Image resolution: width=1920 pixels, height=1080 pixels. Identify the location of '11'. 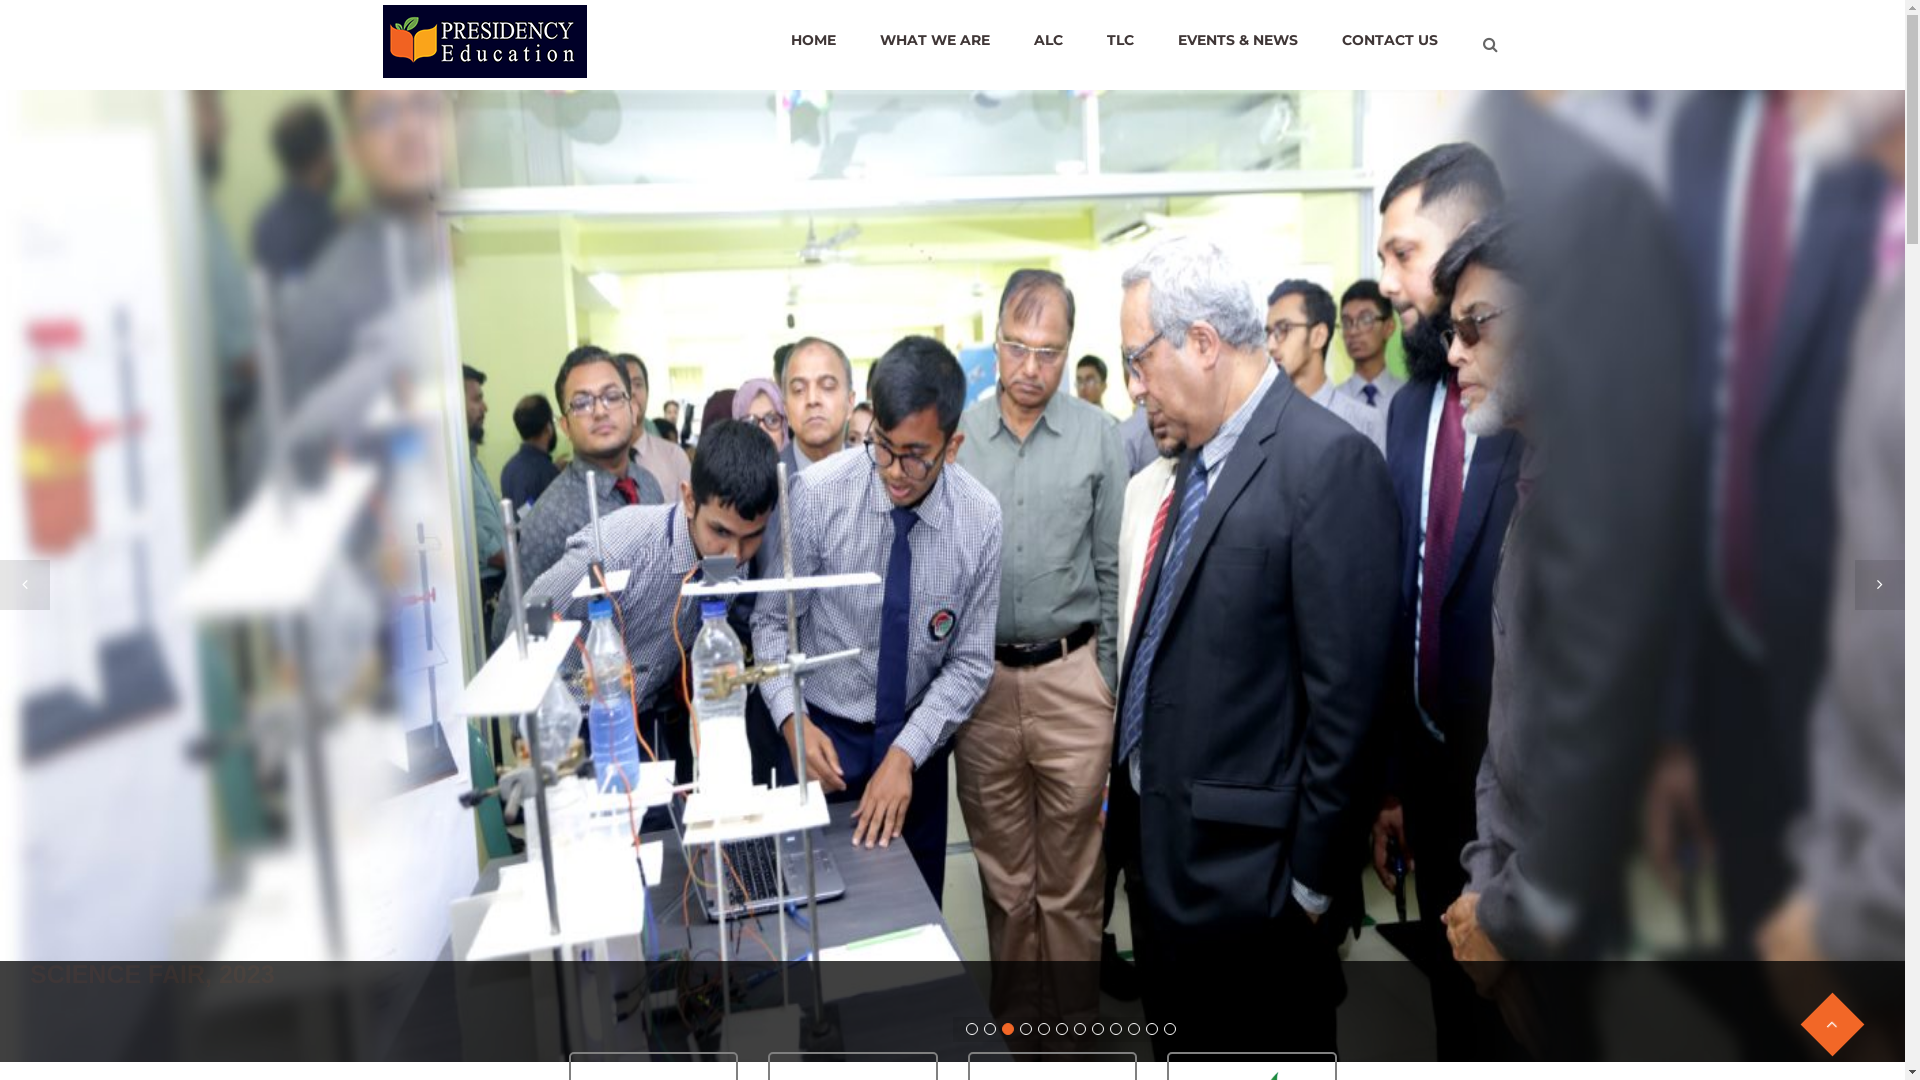
(1152, 1029).